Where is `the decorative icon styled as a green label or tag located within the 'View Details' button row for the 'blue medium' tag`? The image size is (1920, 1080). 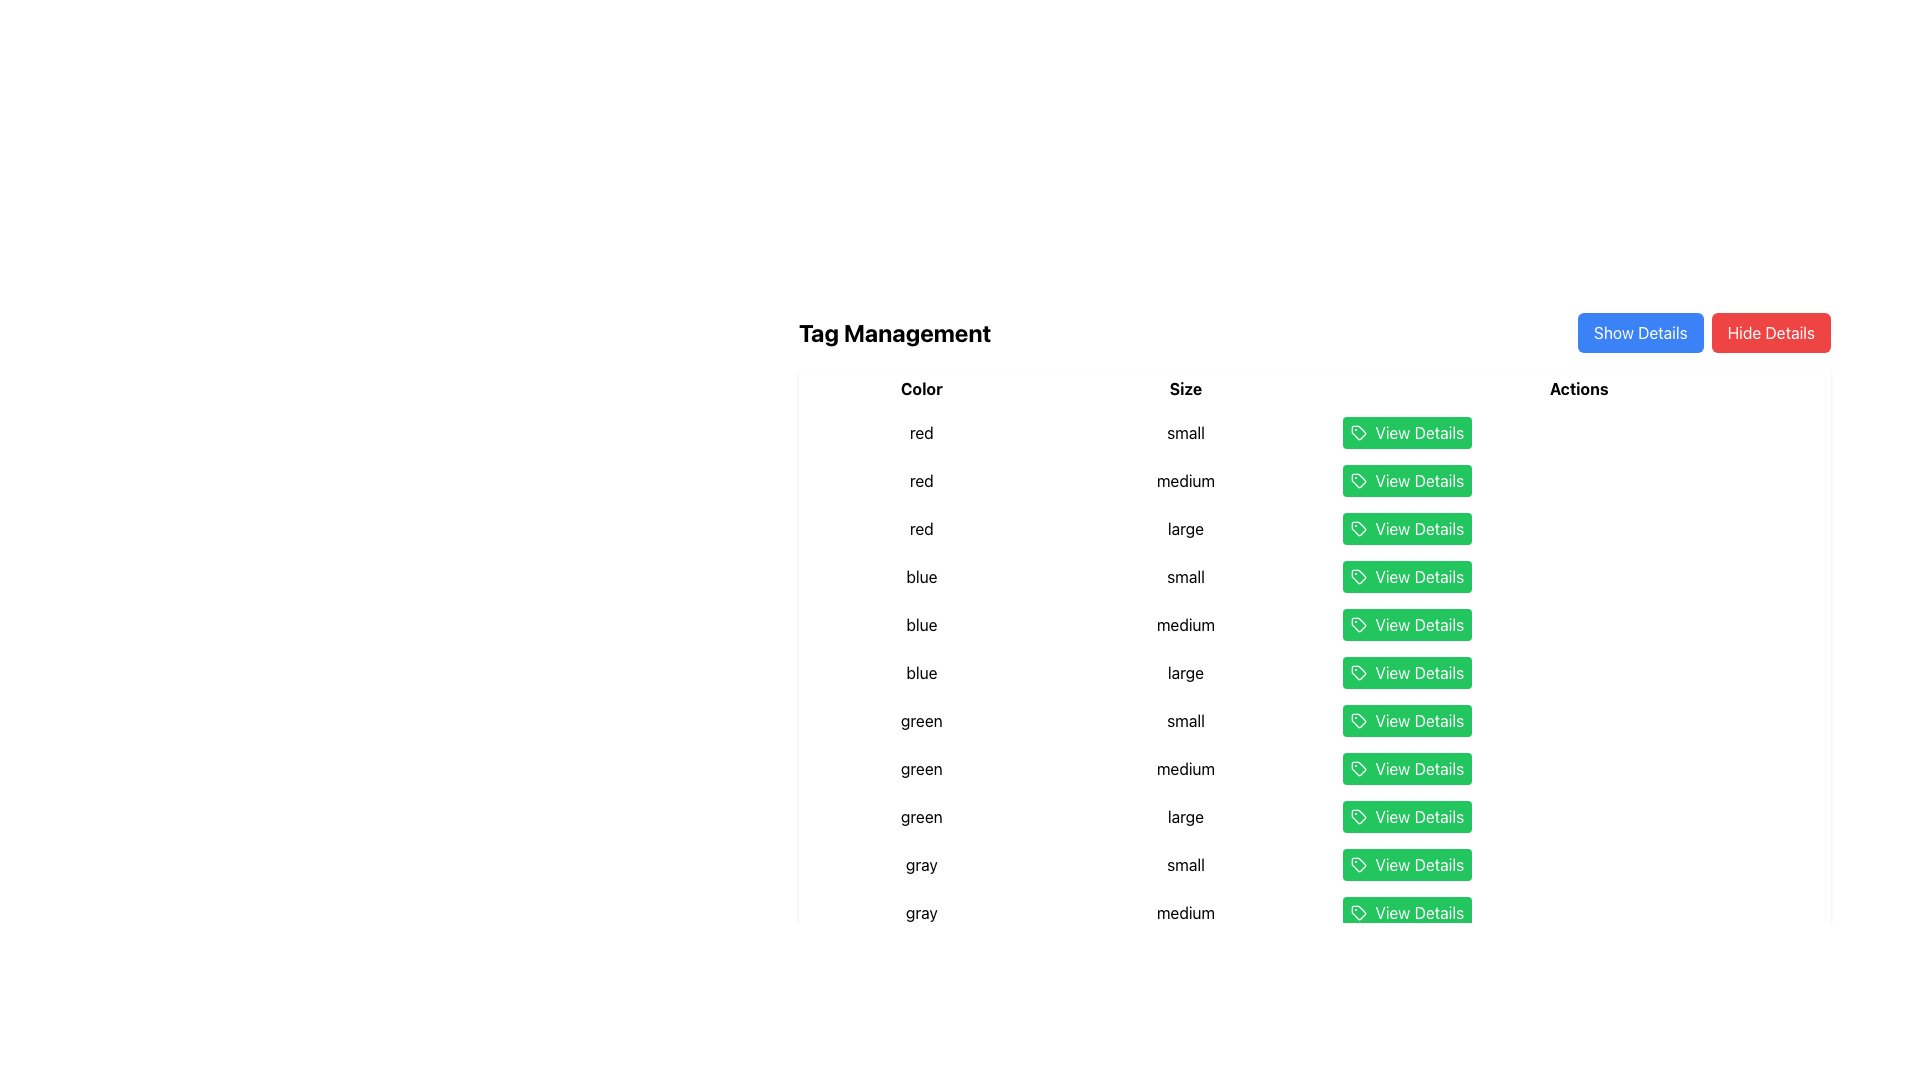 the decorative icon styled as a green label or tag located within the 'View Details' button row for the 'blue medium' tag is located at coordinates (1359, 623).